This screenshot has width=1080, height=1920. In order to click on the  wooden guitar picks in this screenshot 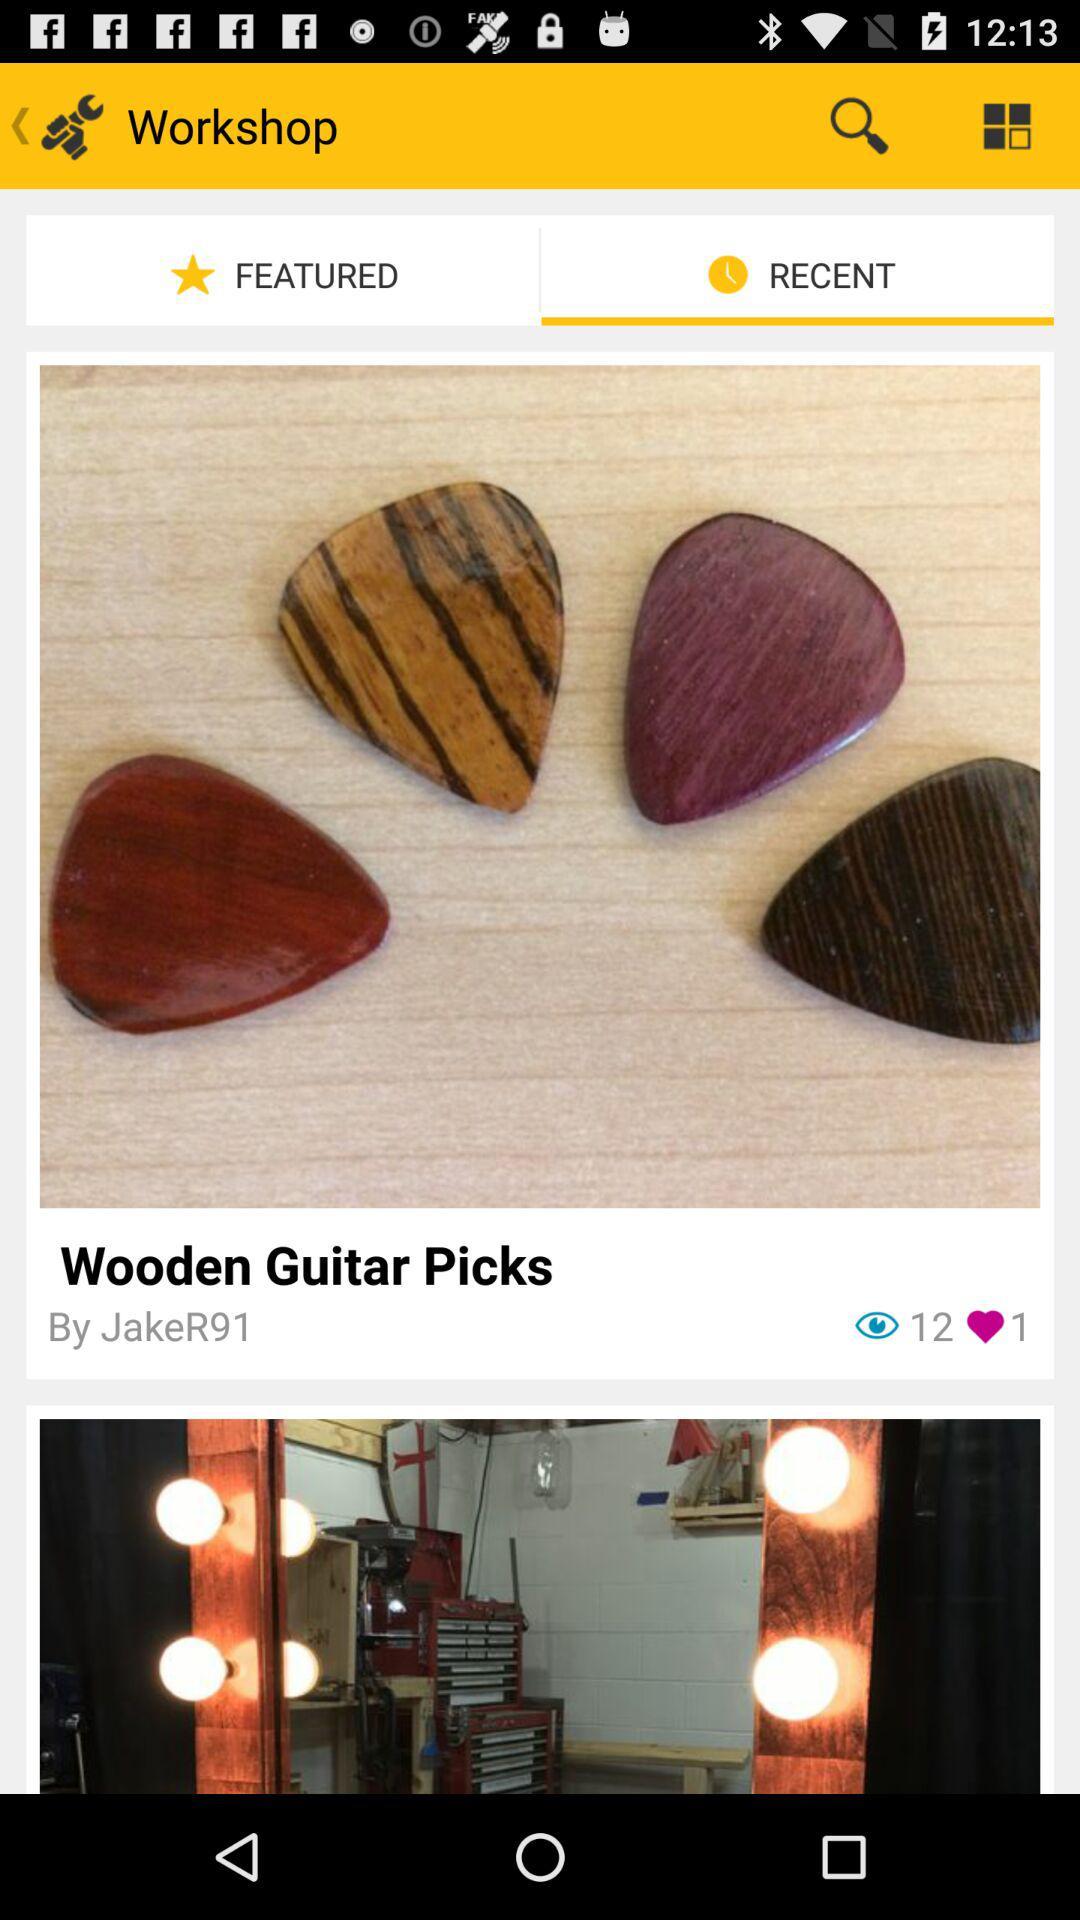, I will do `click(538, 1263)`.